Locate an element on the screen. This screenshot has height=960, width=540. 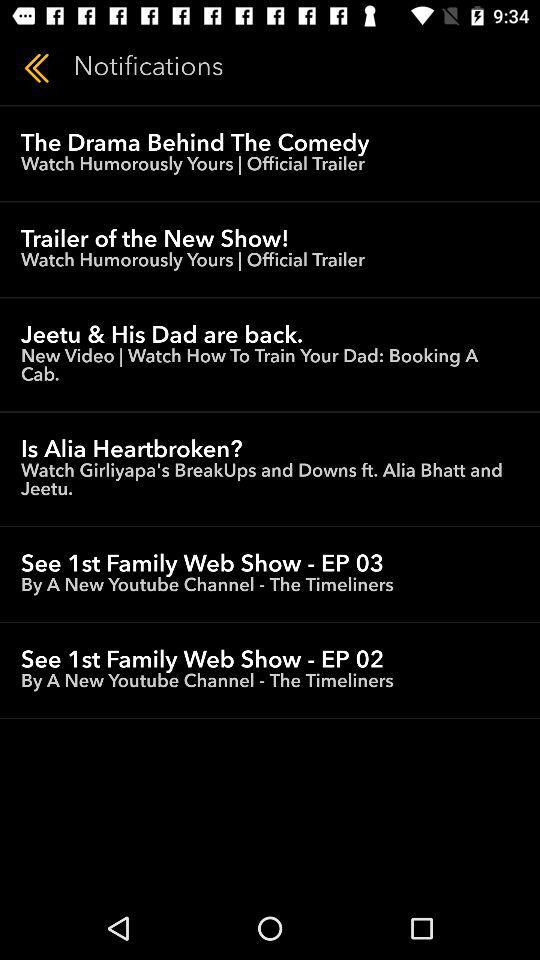
icon to the left of the notifications icon is located at coordinates (36, 68).